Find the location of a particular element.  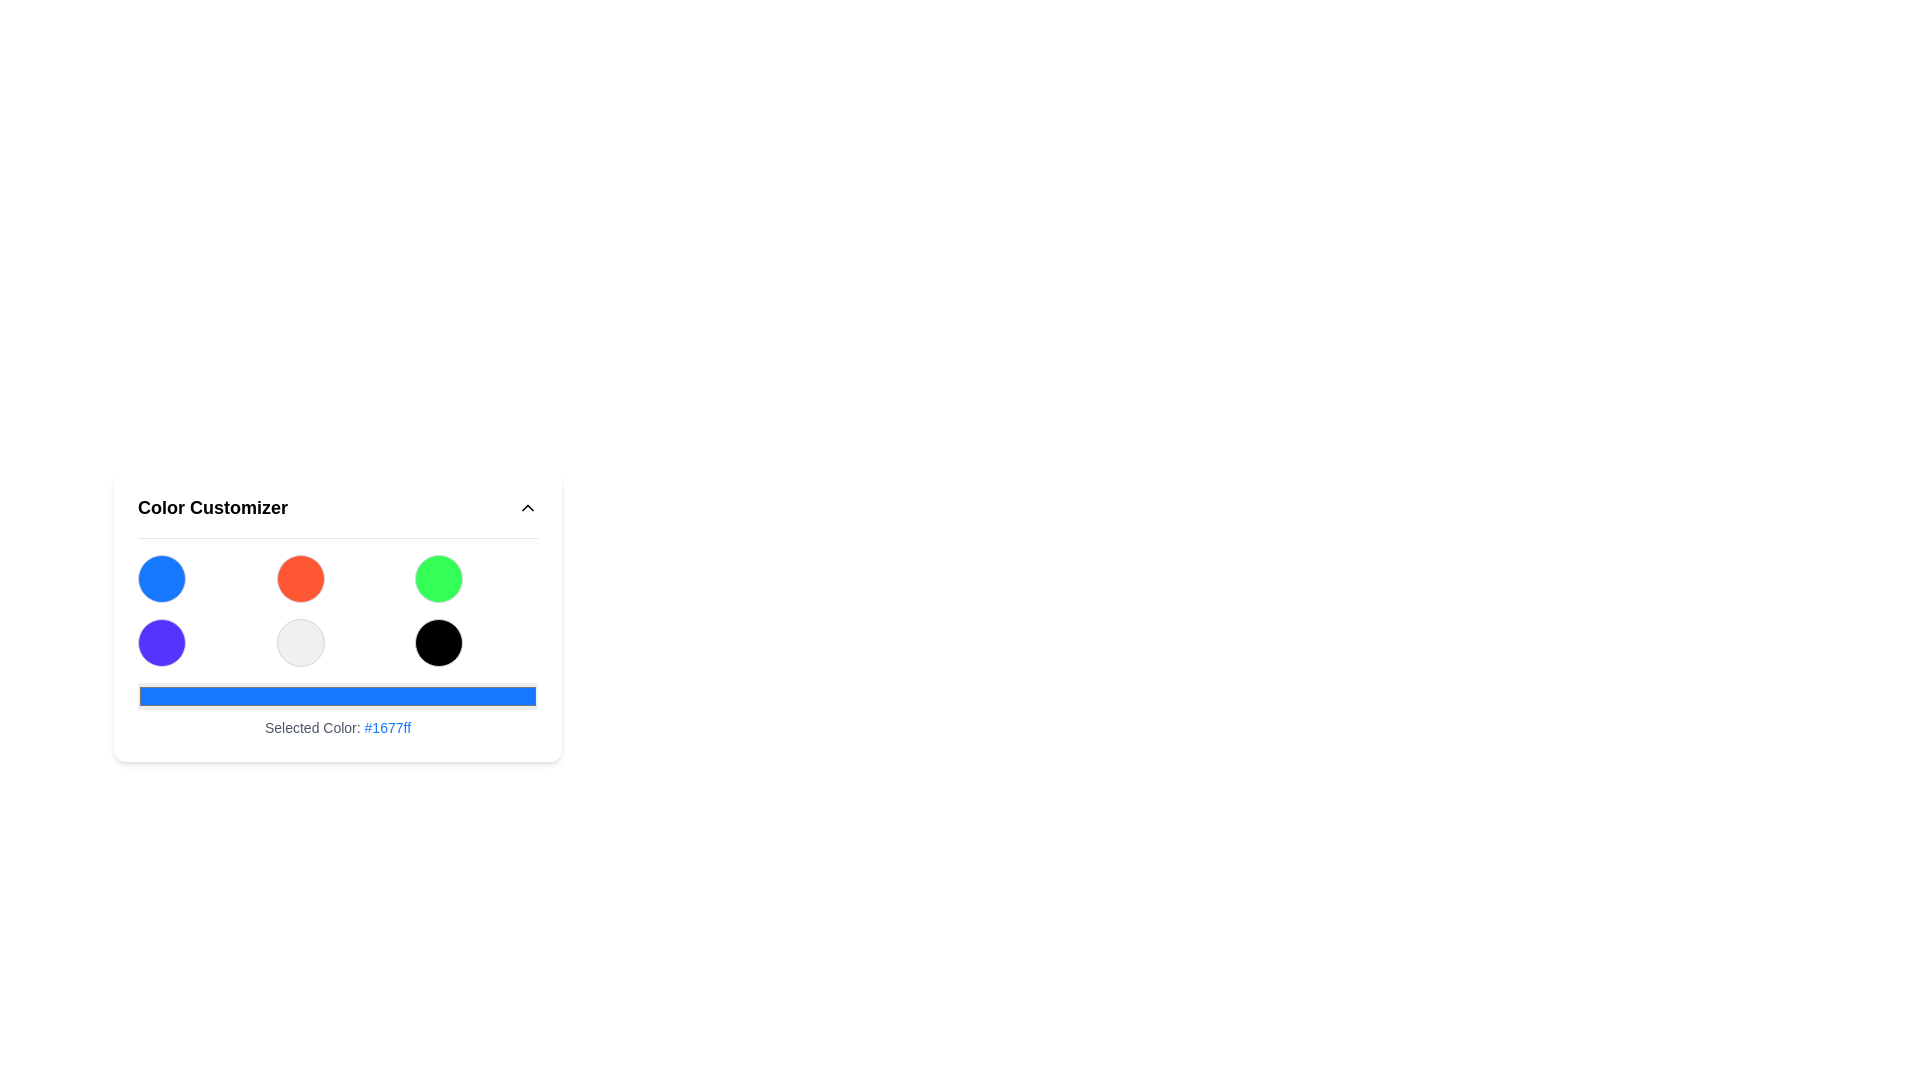

the button located at the bottom left corner of the color customization grid is located at coordinates (162, 643).